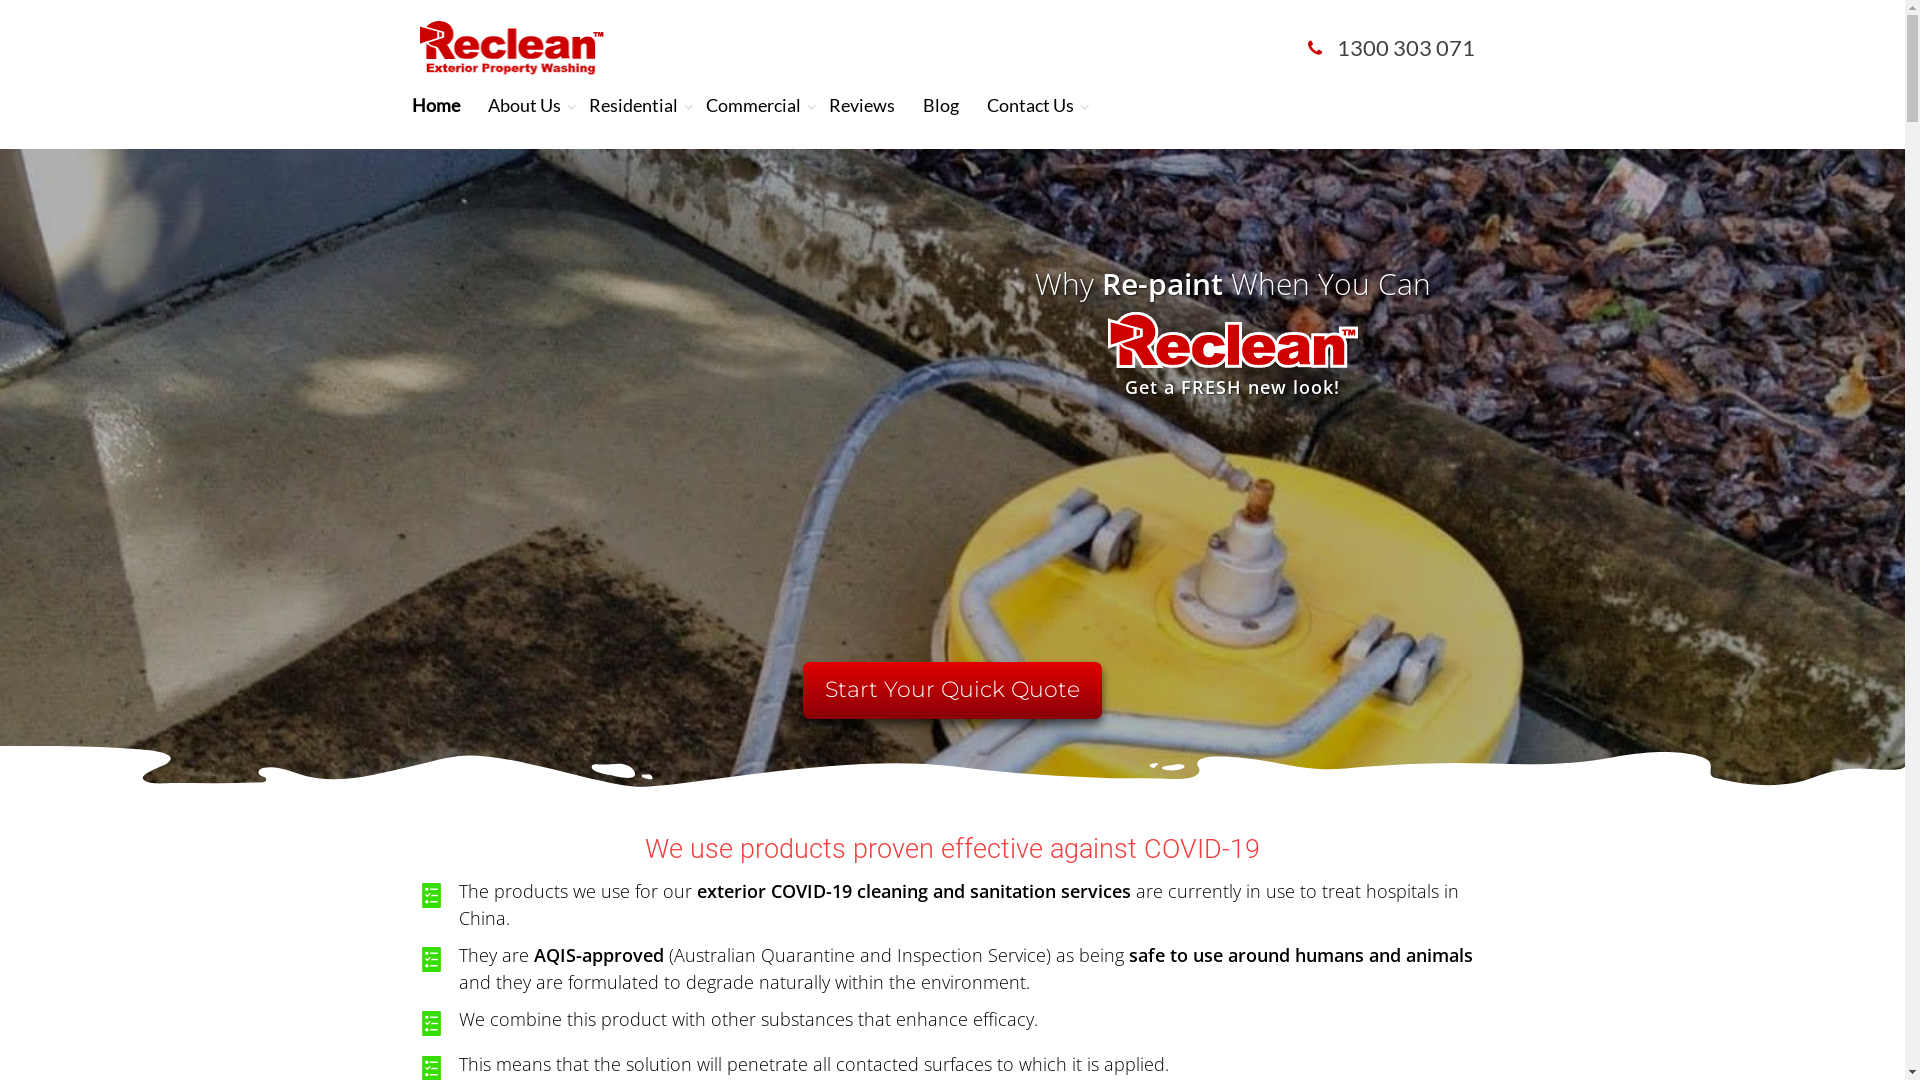 Image resolution: width=1920 pixels, height=1080 pixels. What do you see at coordinates (632, 104) in the screenshot?
I see `'Residential'` at bounding box center [632, 104].